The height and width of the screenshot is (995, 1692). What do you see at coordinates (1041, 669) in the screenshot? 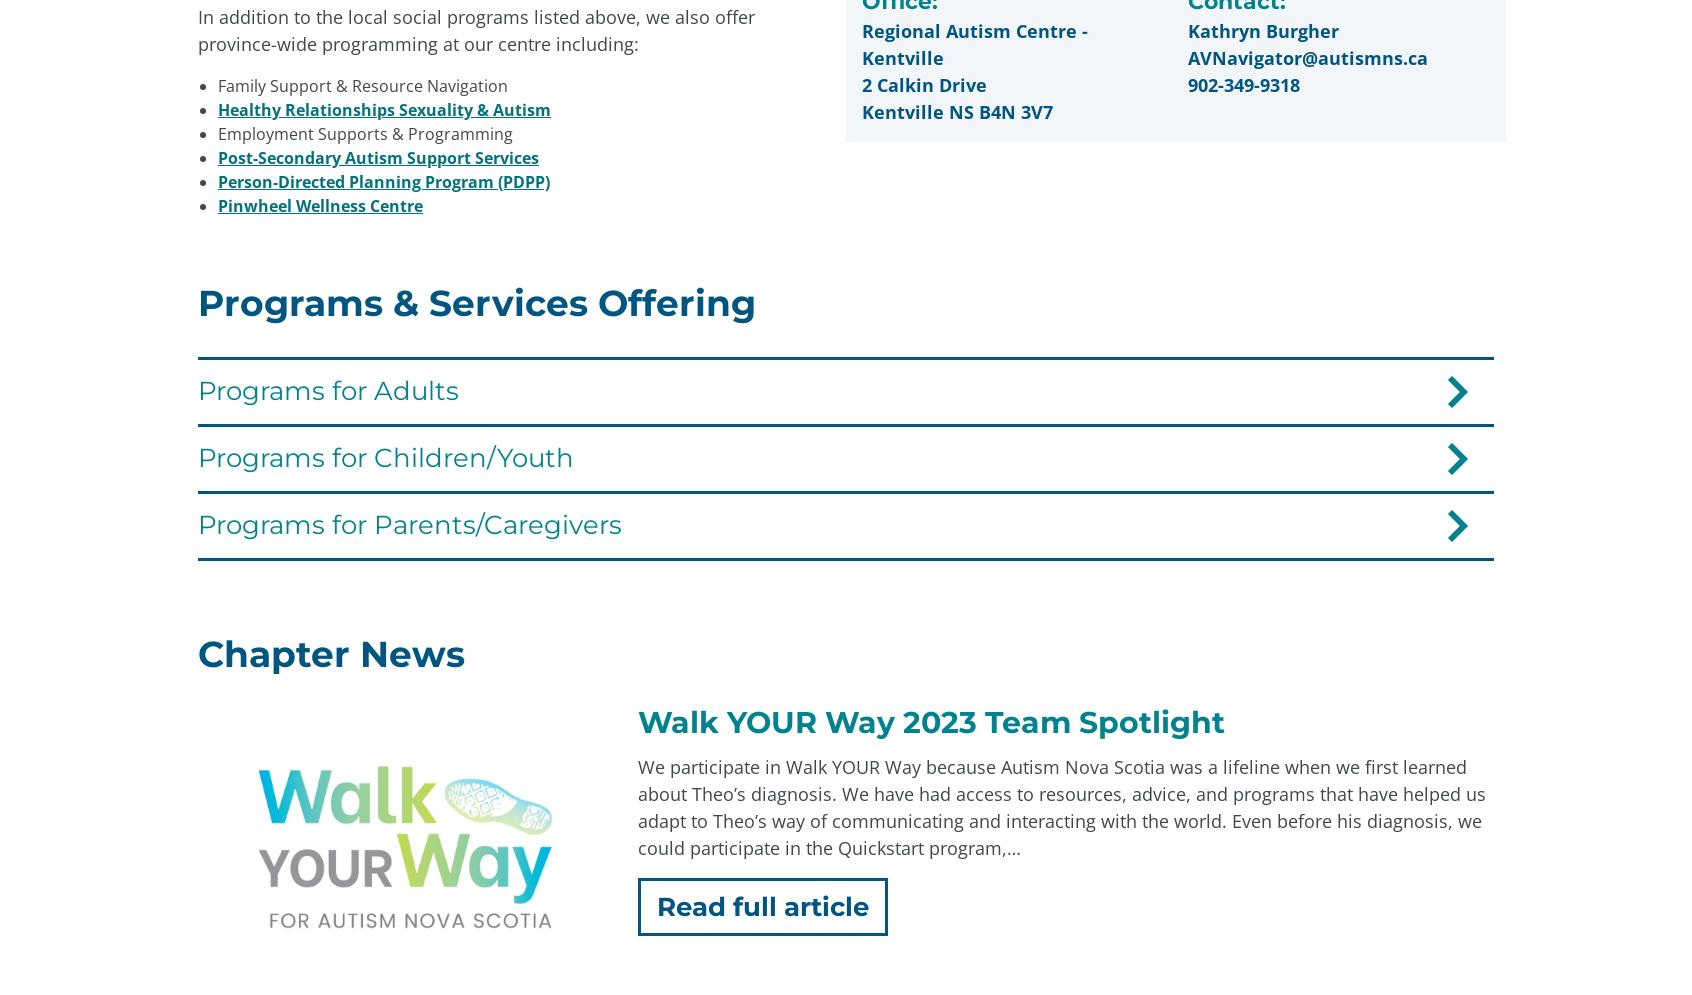
I see `'Programs & Services'` at bounding box center [1041, 669].